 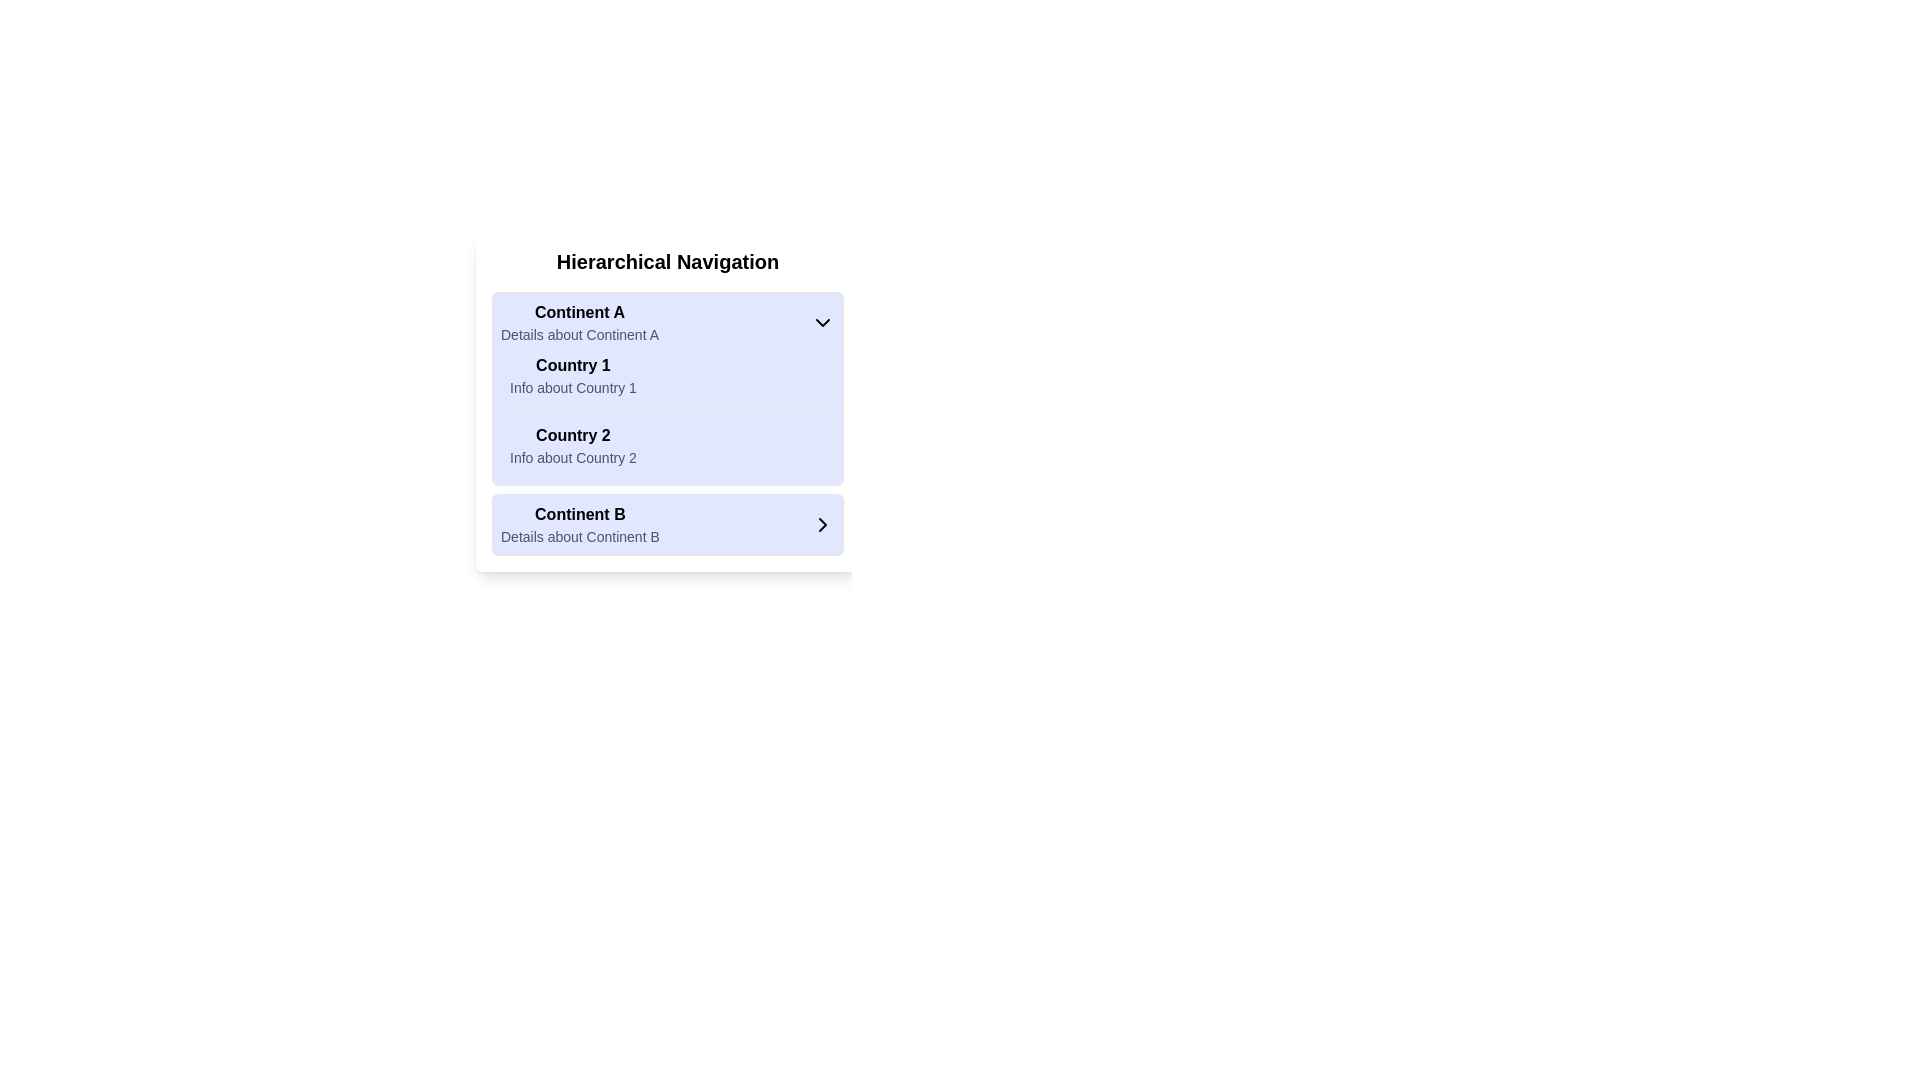 What do you see at coordinates (579, 513) in the screenshot?
I see `the label identifying 'Continent B' in the navigation panel, which serves as a heading for associated information and actions` at bounding box center [579, 513].